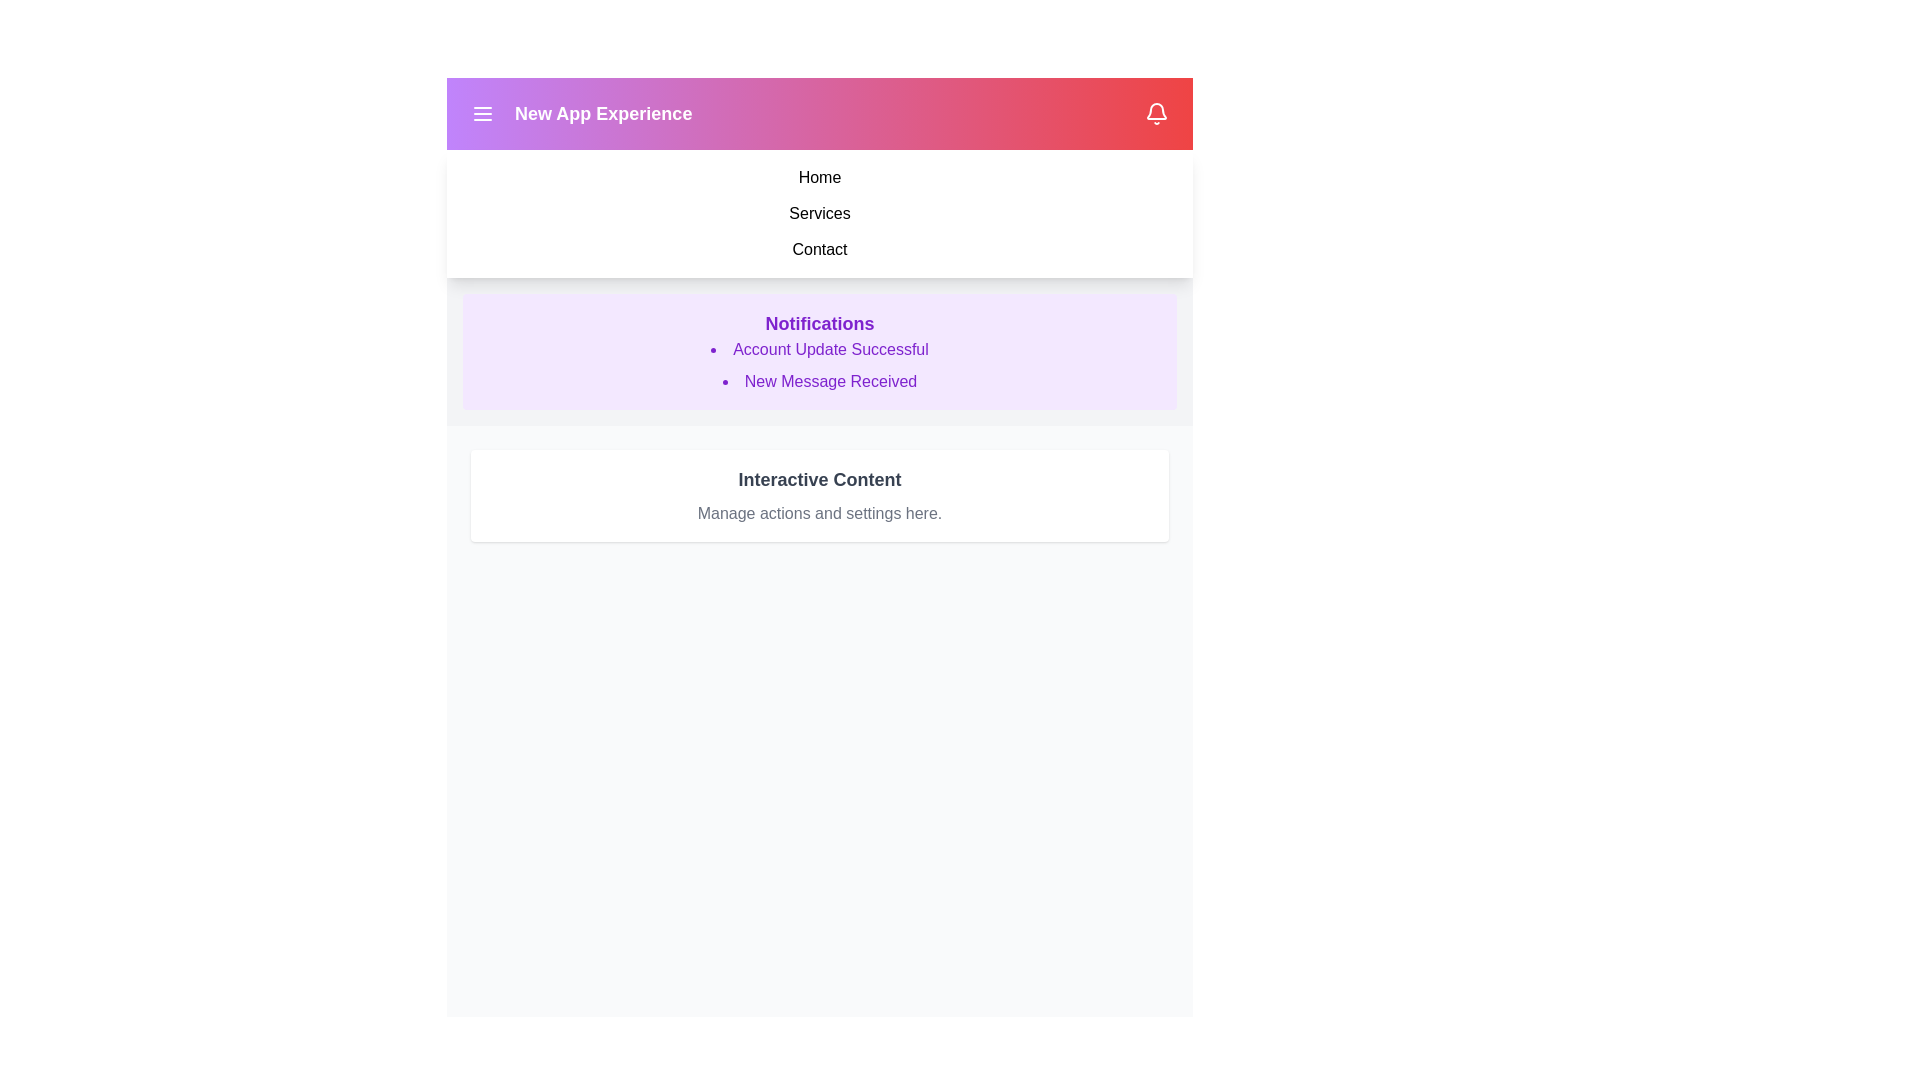 The height and width of the screenshot is (1080, 1920). Describe the element at coordinates (1156, 114) in the screenshot. I see `the bell icon to toggle the visibility of notifications` at that location.